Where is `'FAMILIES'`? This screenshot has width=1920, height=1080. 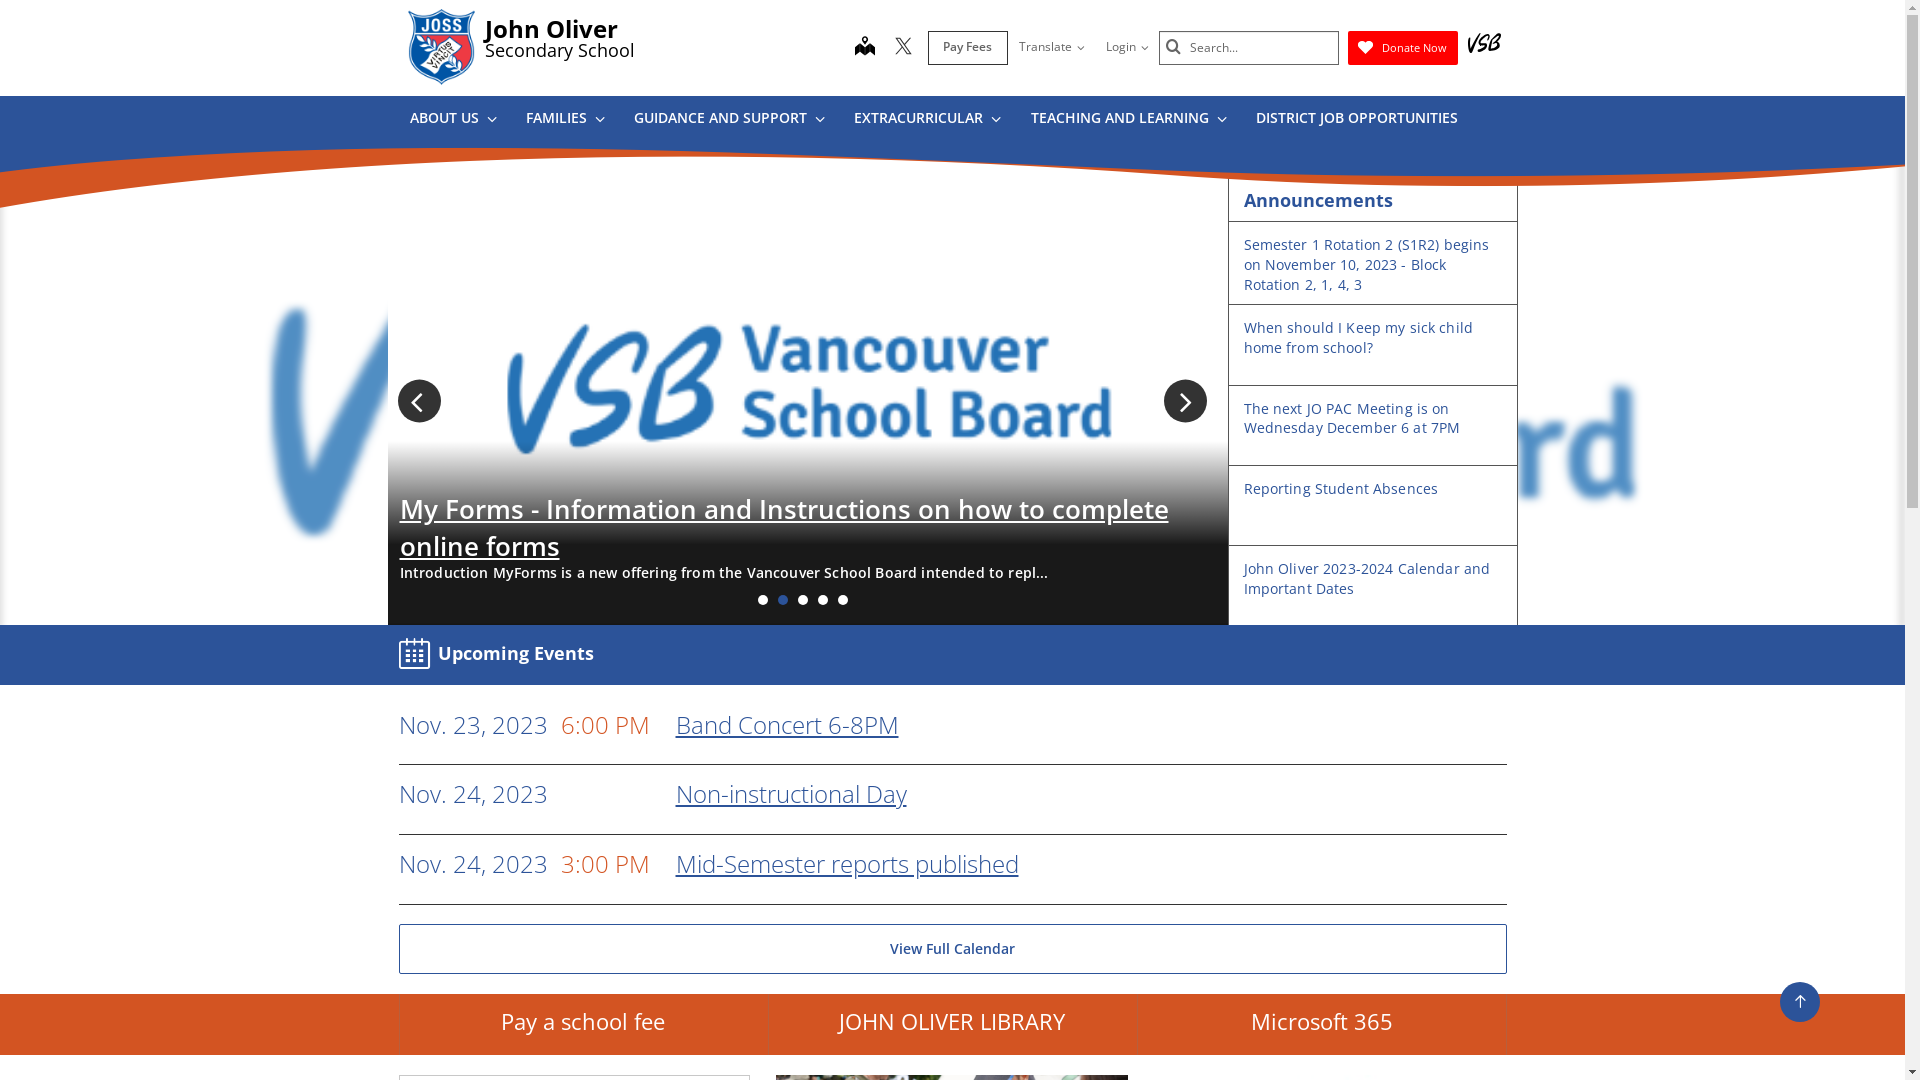
'FAMILIES' is located at coordinates (564, 121).